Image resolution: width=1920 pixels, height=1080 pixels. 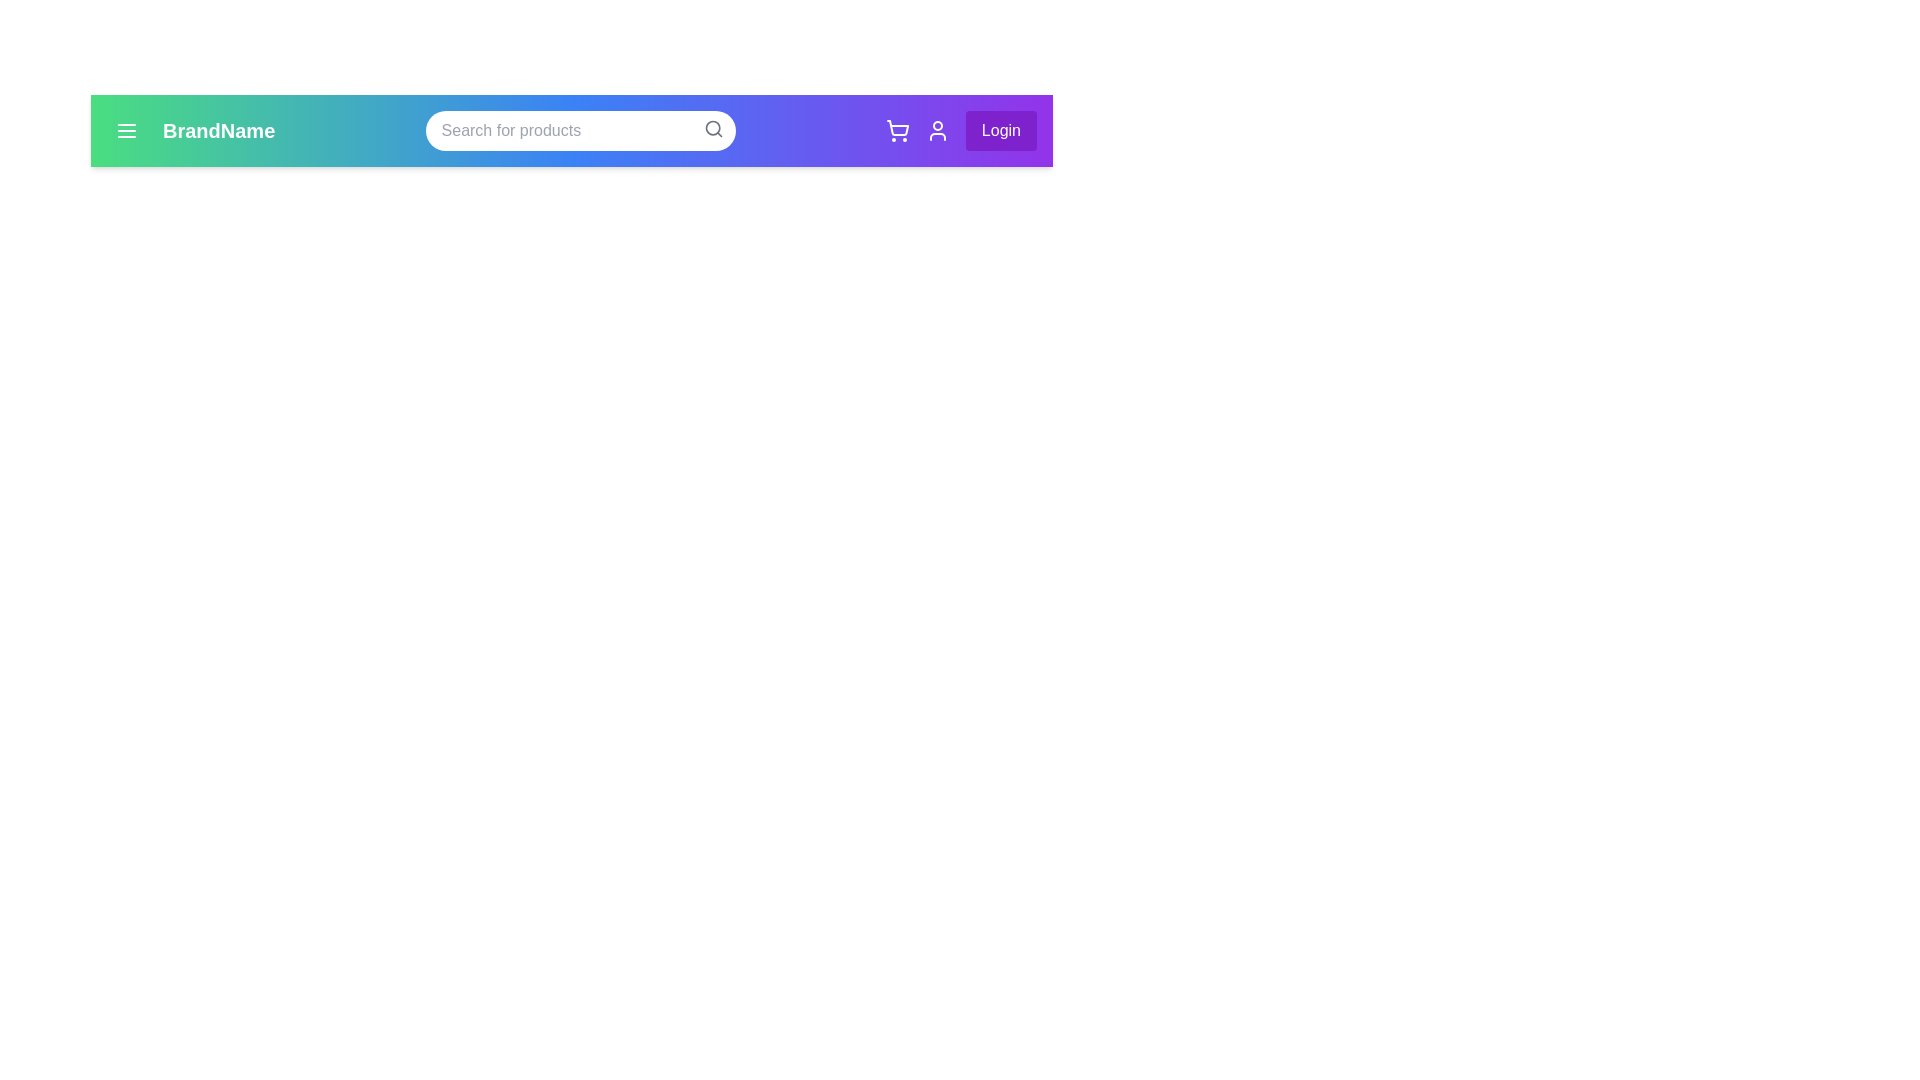 I want to click on the user profile icon, so click(x=936, y=131).